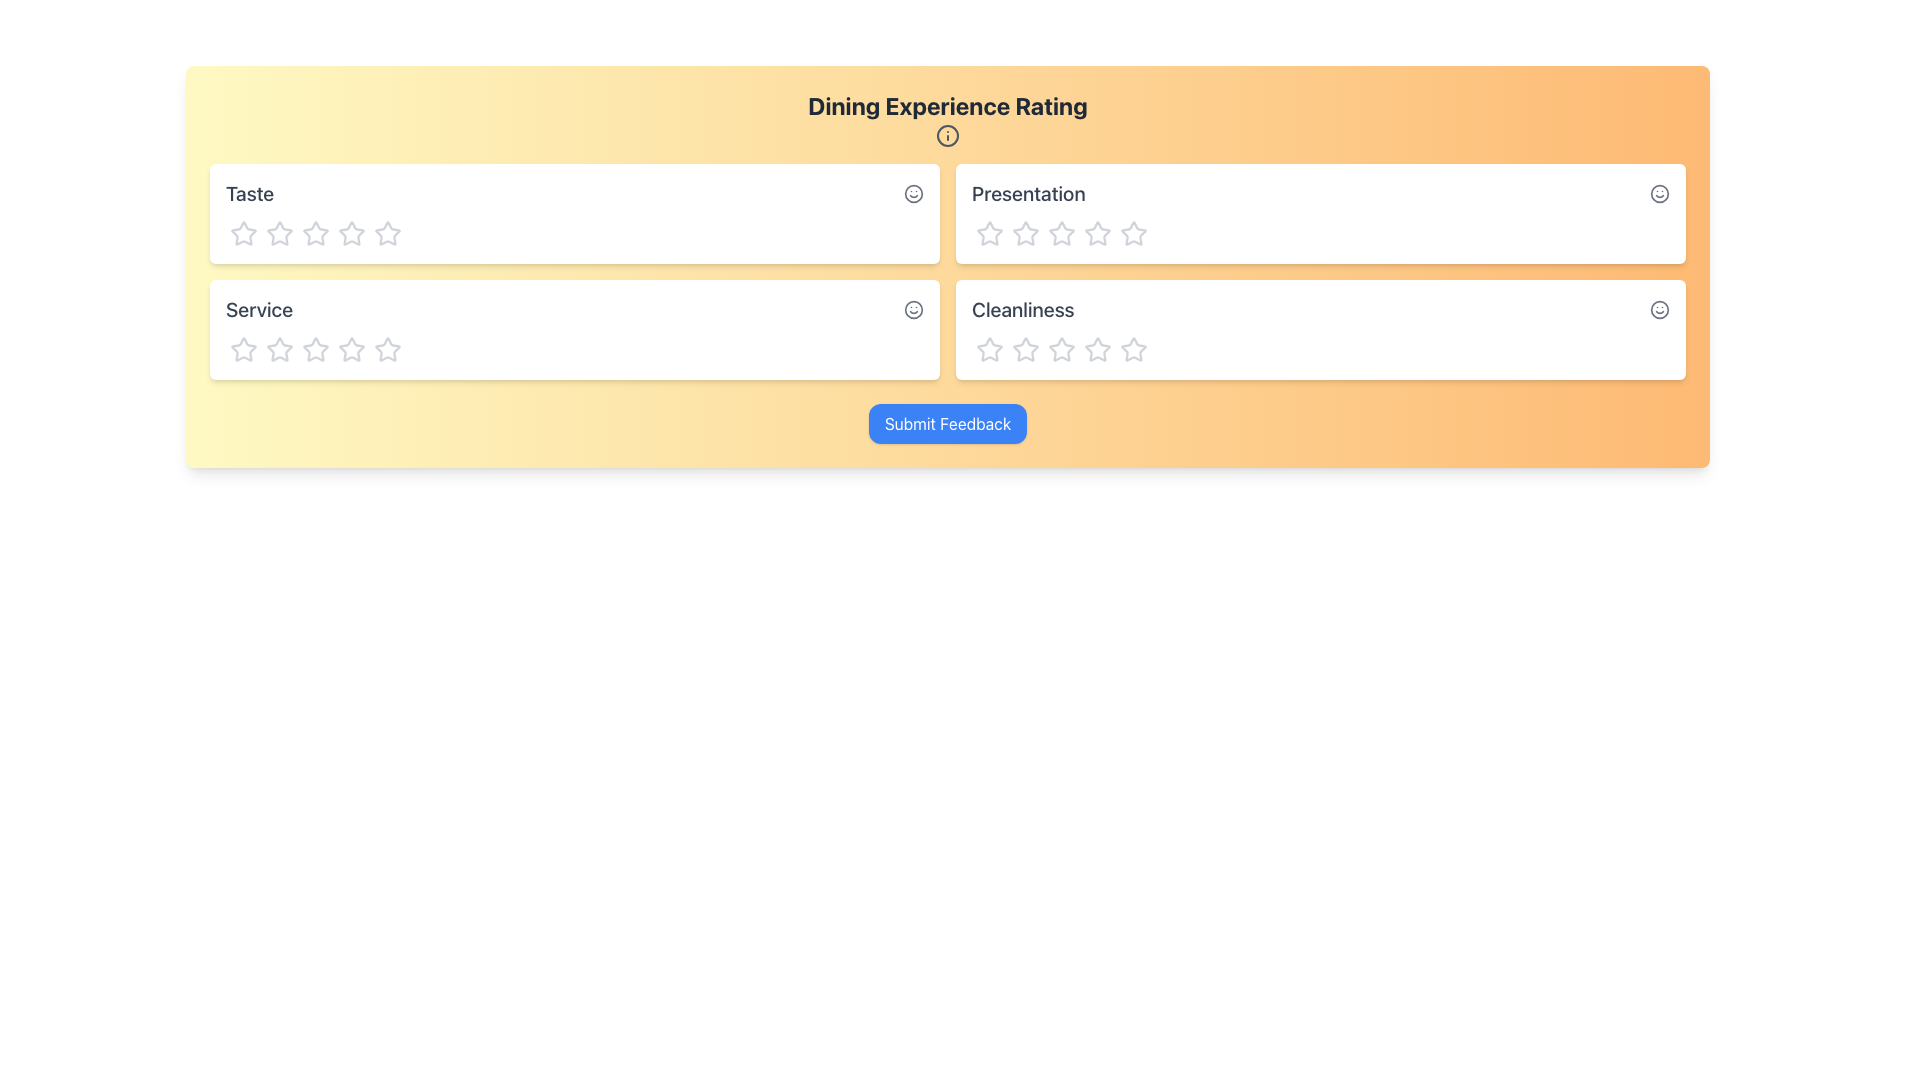  Describe the element at coordinates (243, 347) in the screenshot. I see `the first rating star for the 'Service' category` at that location.